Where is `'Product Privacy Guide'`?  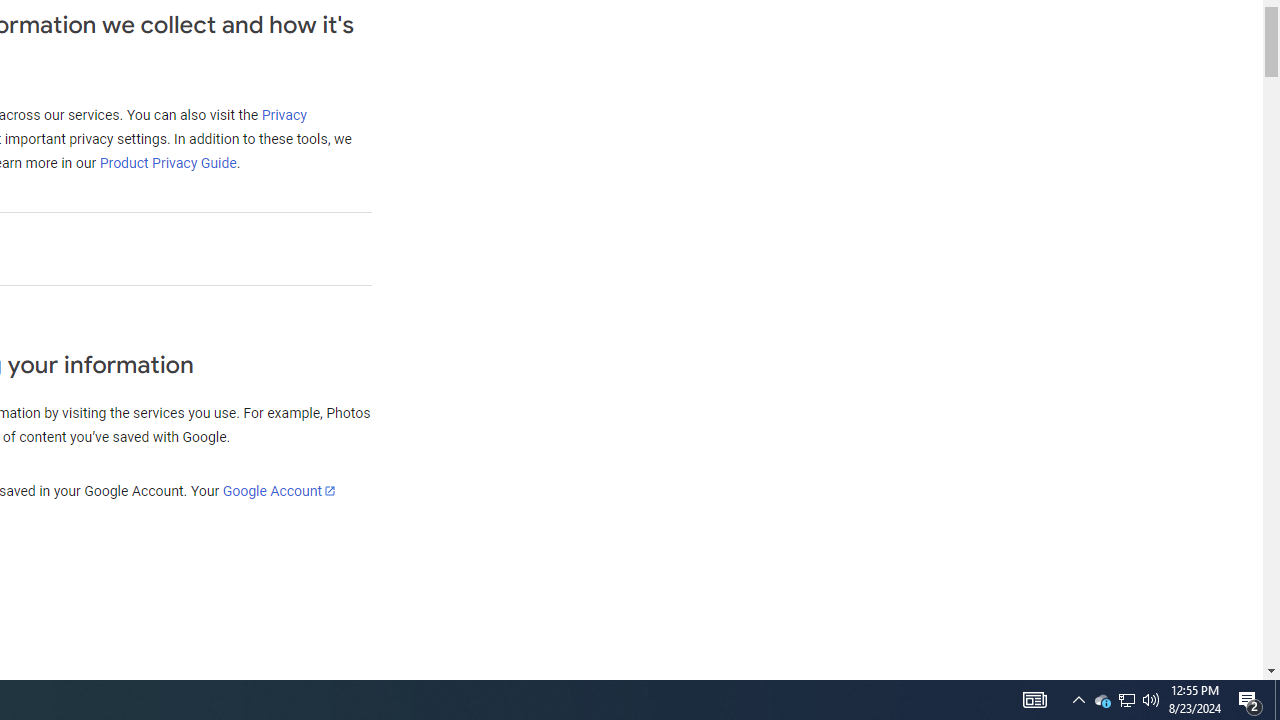
'Product Privacy Guide' is located at coordinates (167, 162).